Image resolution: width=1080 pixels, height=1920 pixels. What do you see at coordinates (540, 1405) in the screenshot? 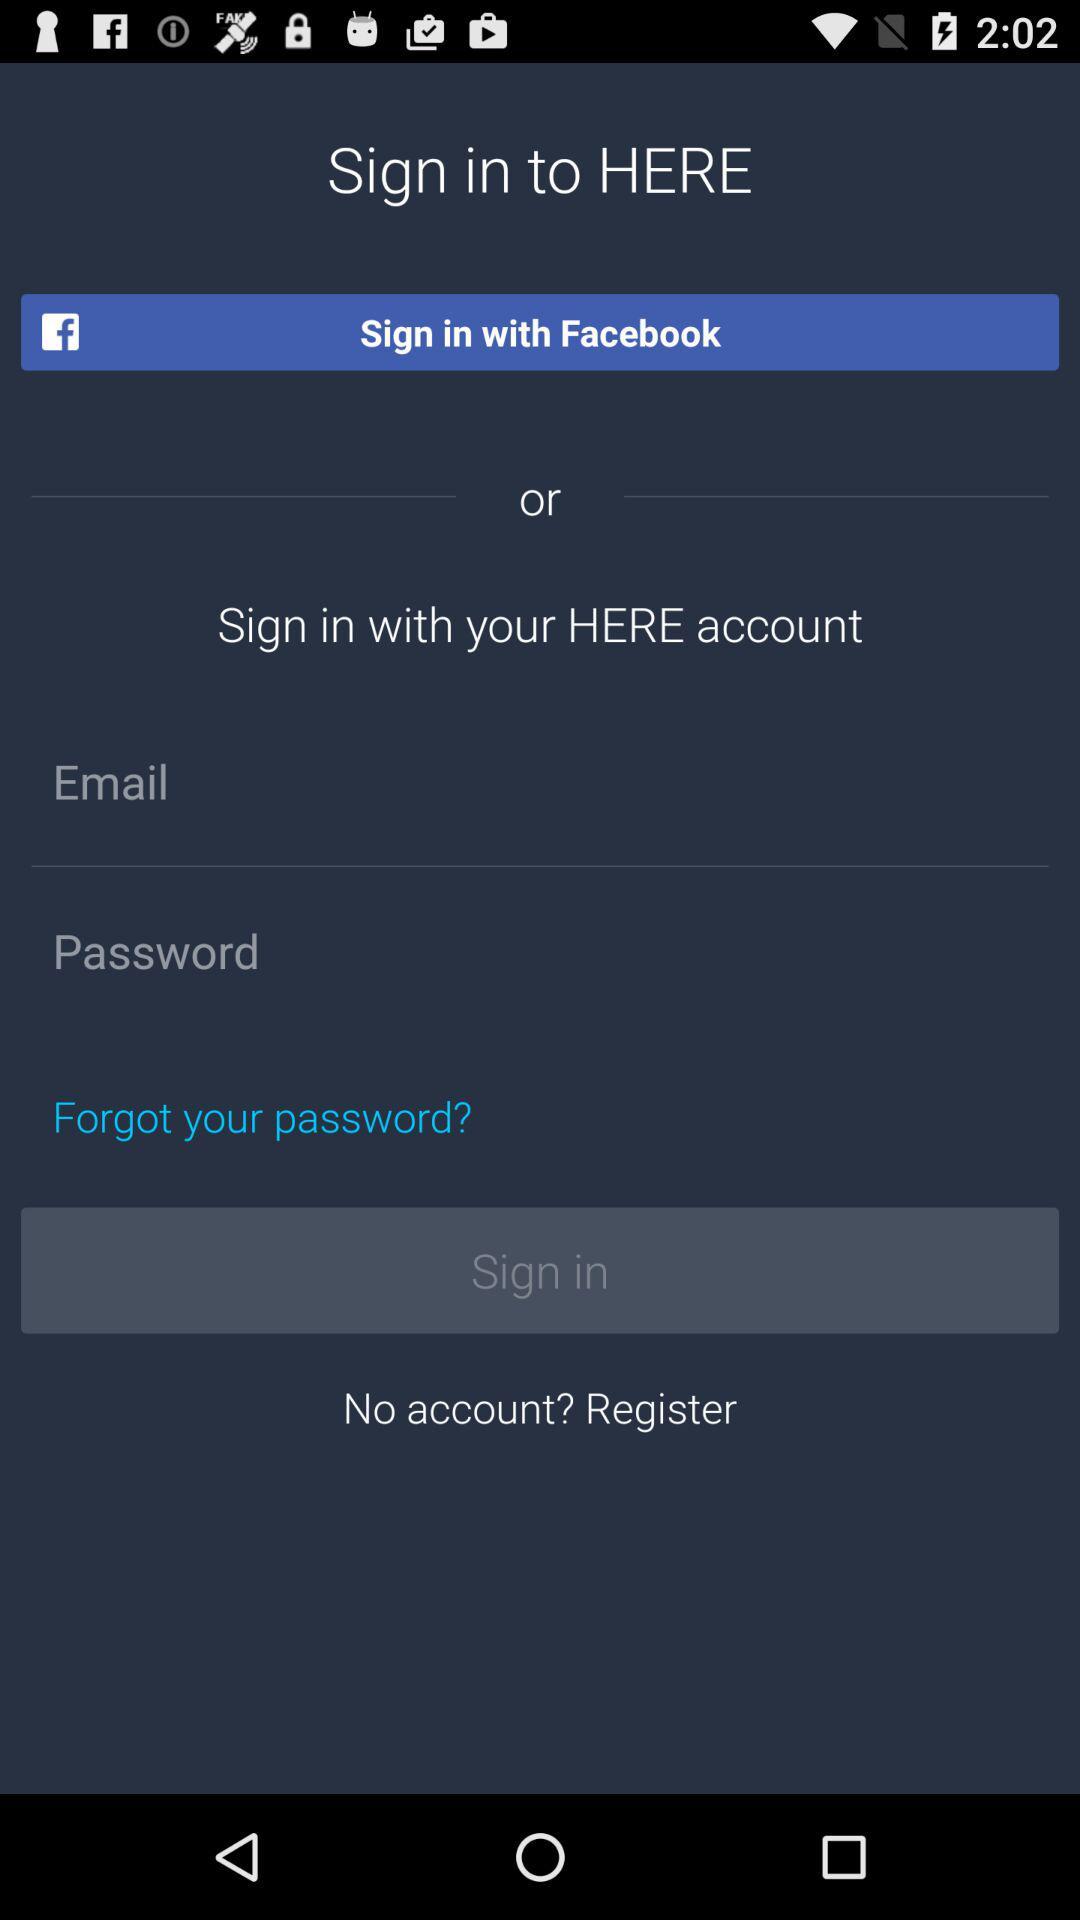
I see `no account? register` at bounding box center [540, 1405].